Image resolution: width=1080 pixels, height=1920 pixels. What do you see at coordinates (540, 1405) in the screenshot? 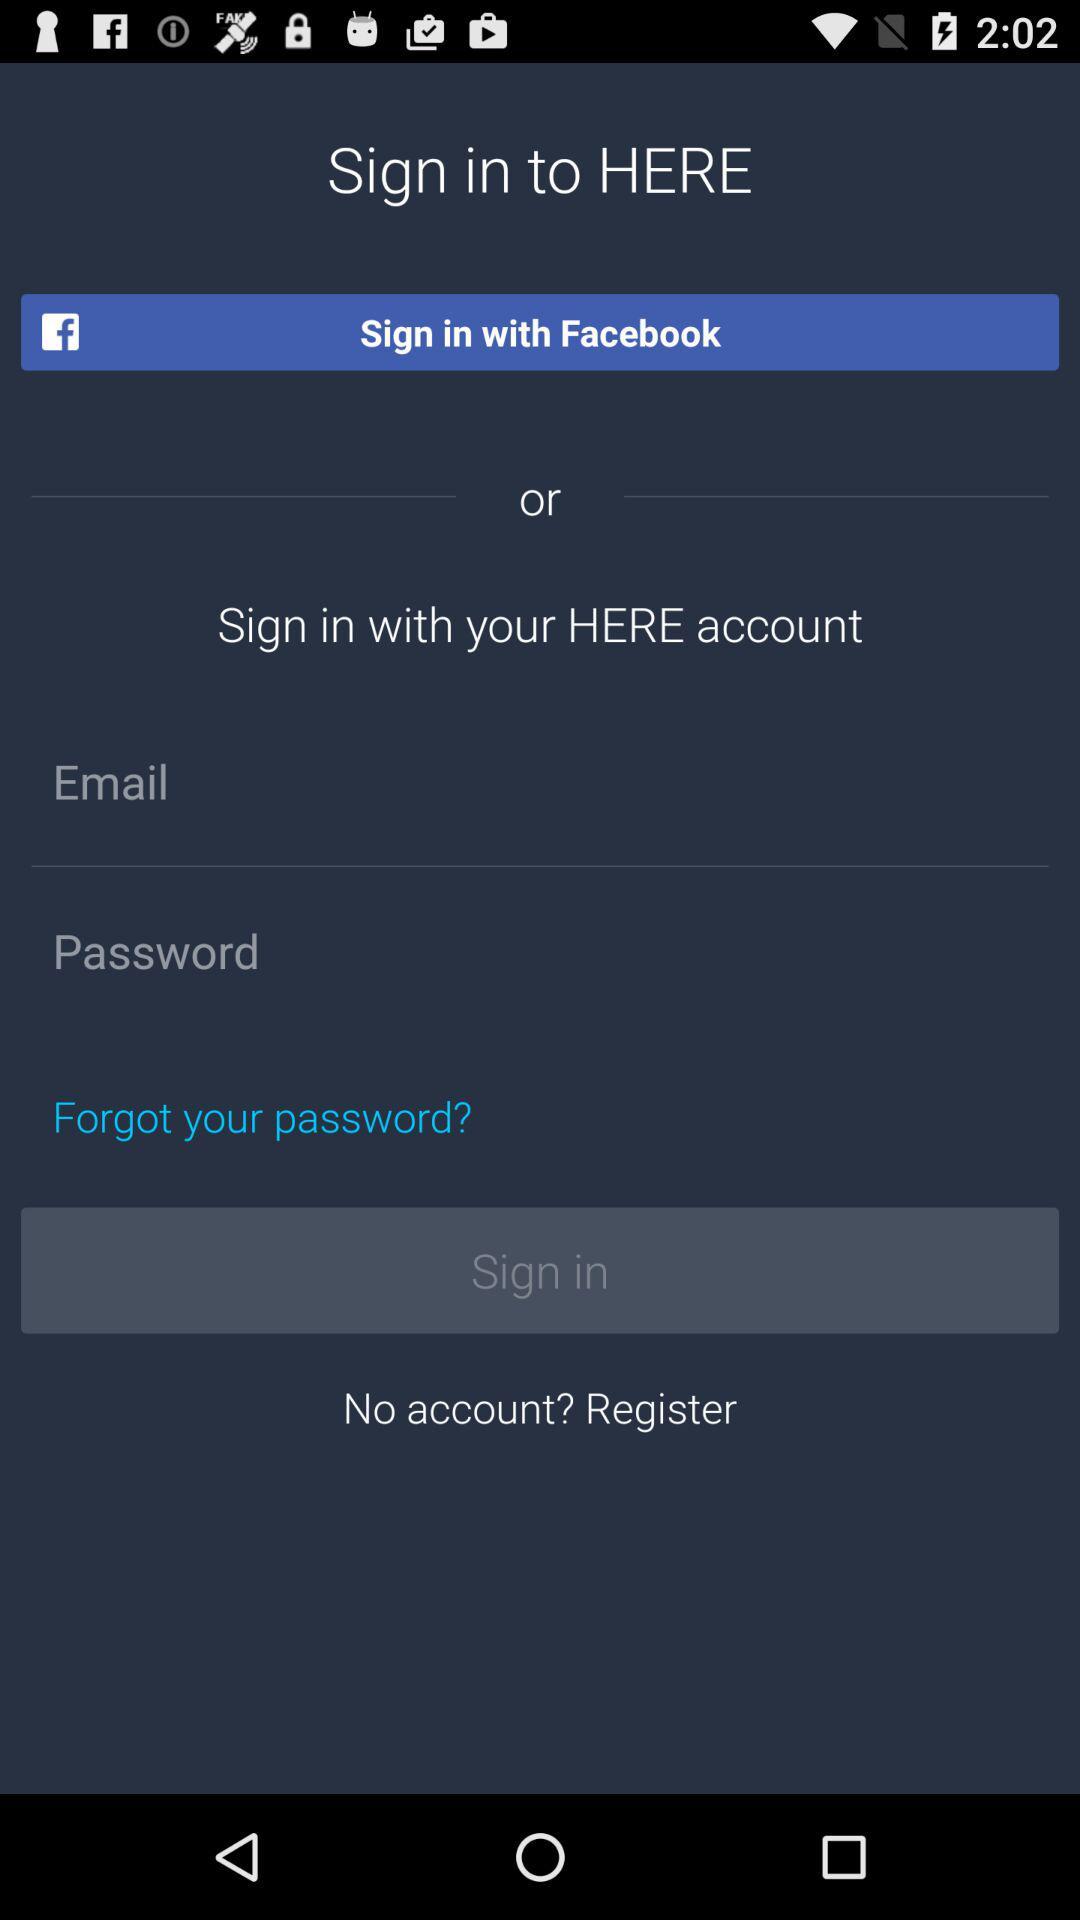
I see `no account? register` at bounding box center [540, 1405].